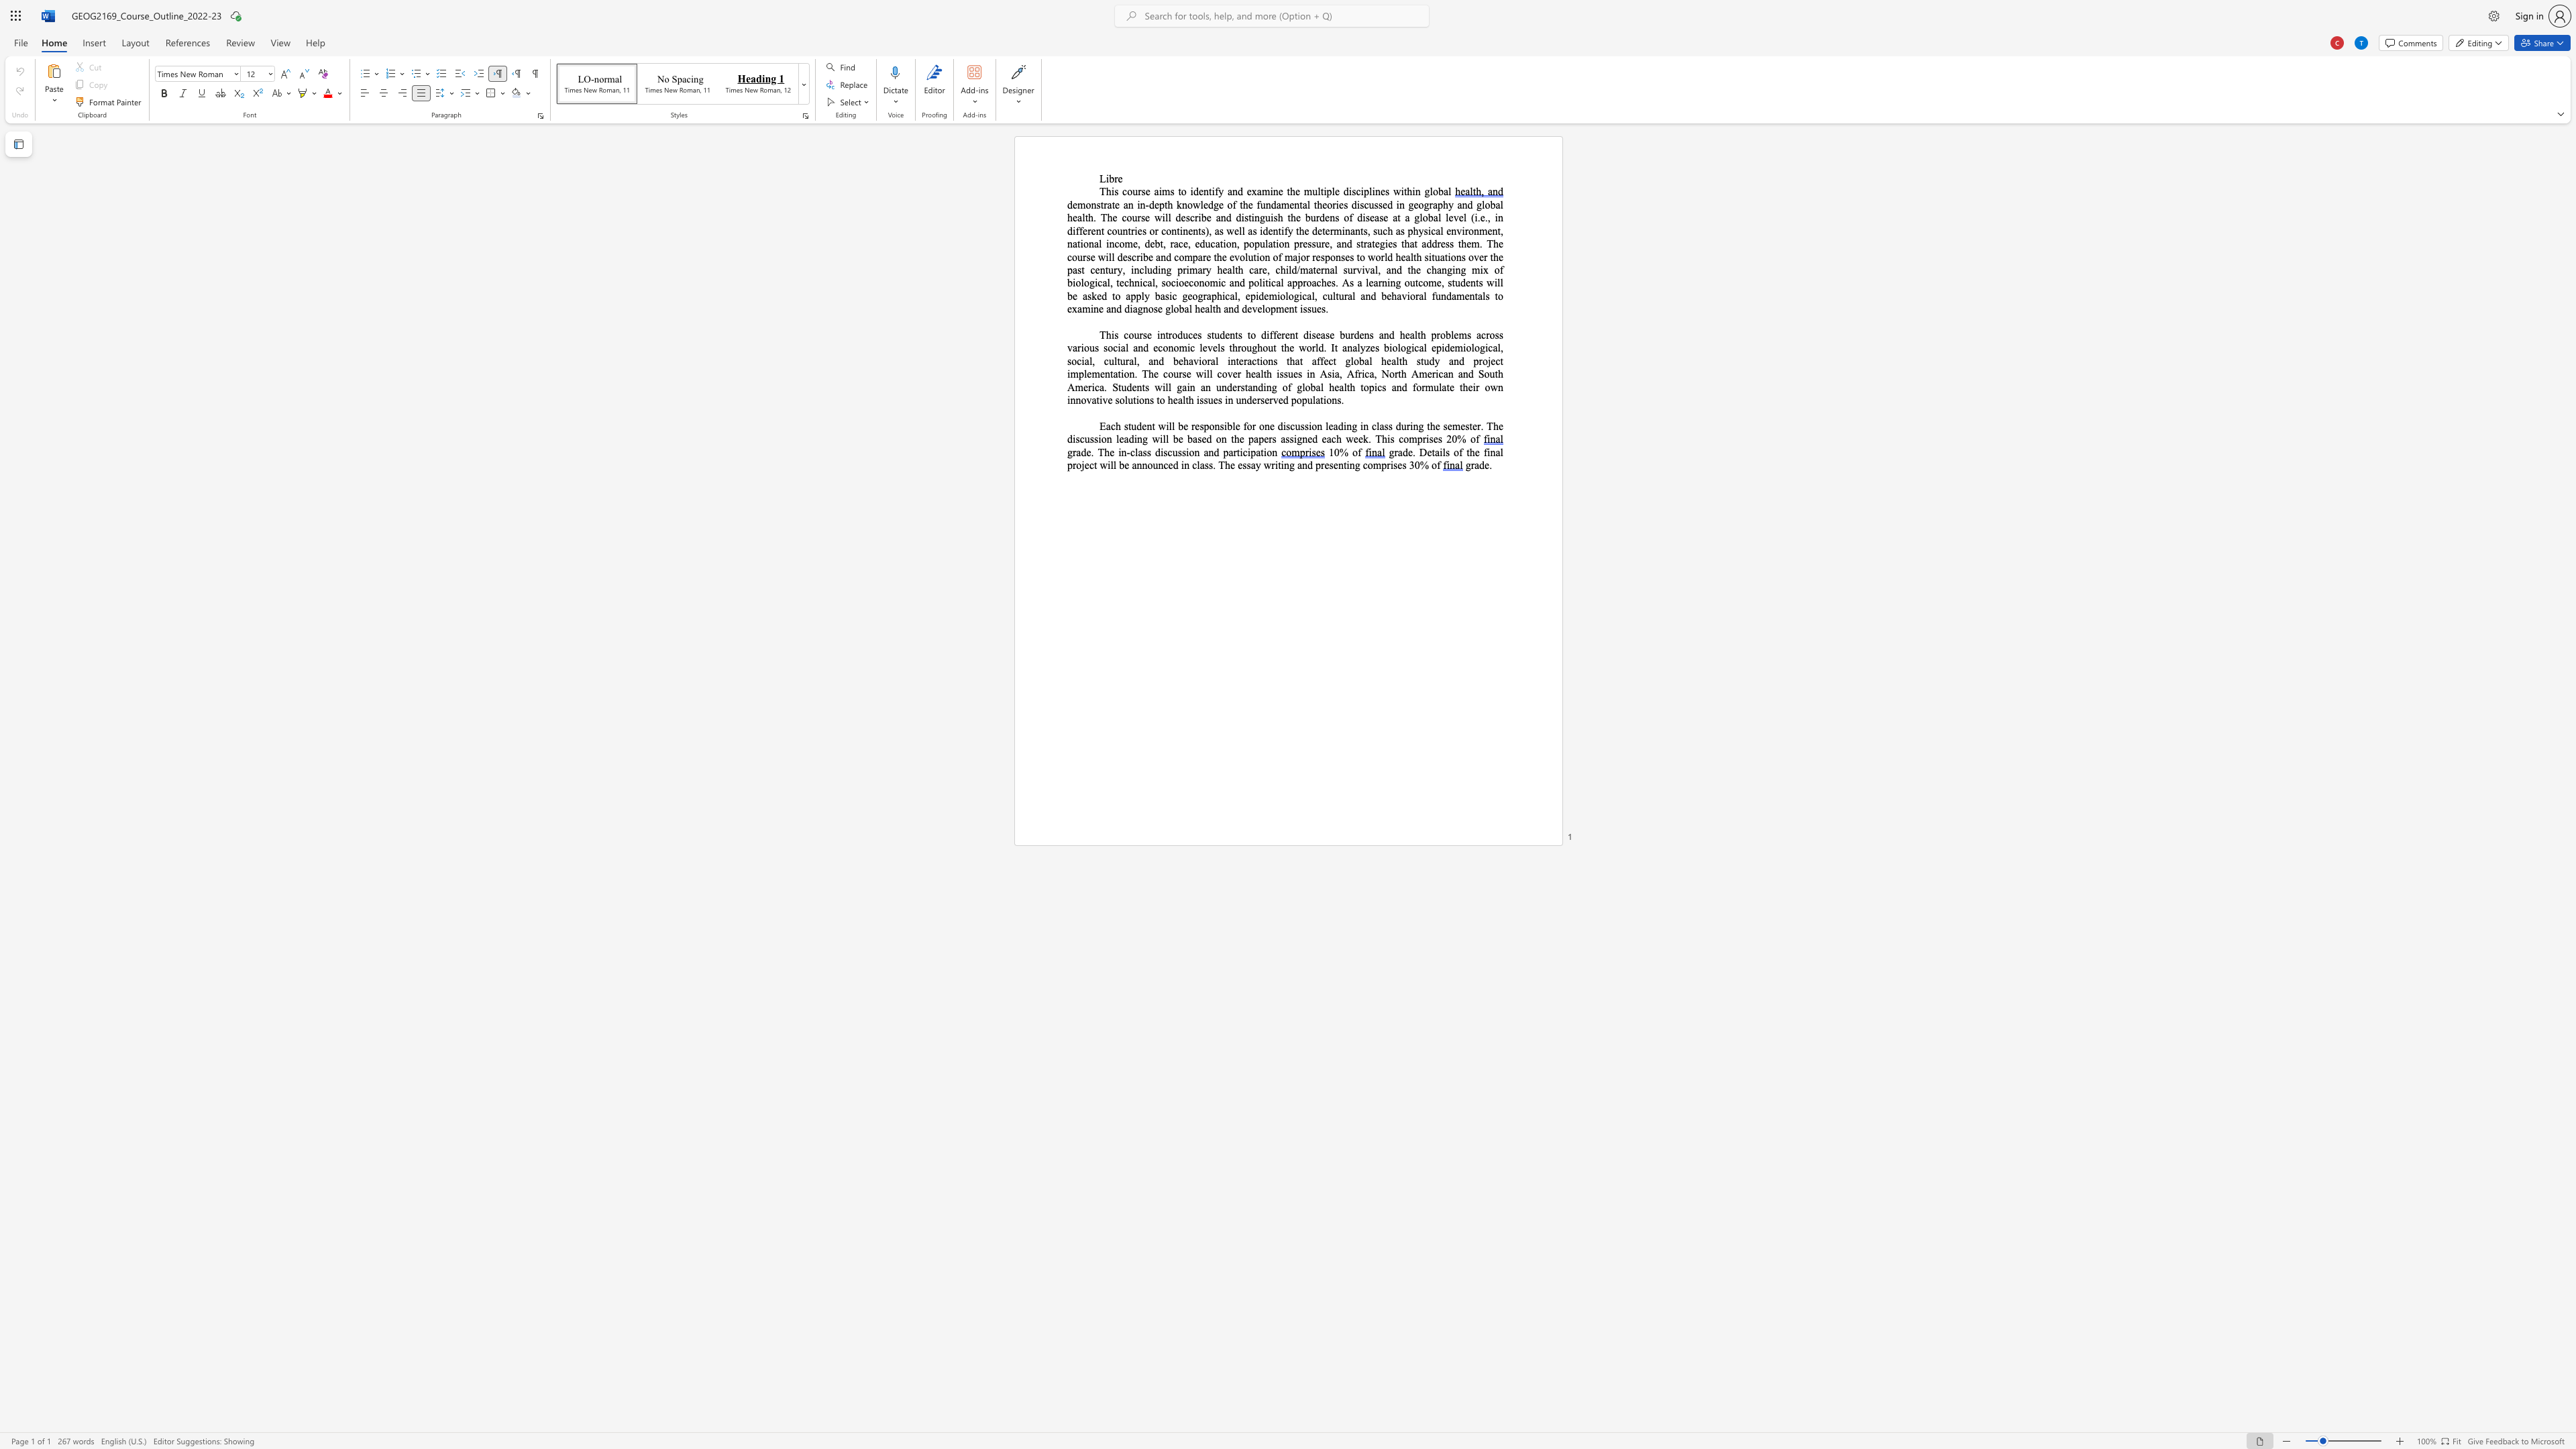 This screenshot has width=2576, height=1449. I want to click on the 1th character "s" in the text, so click(1163, 282).